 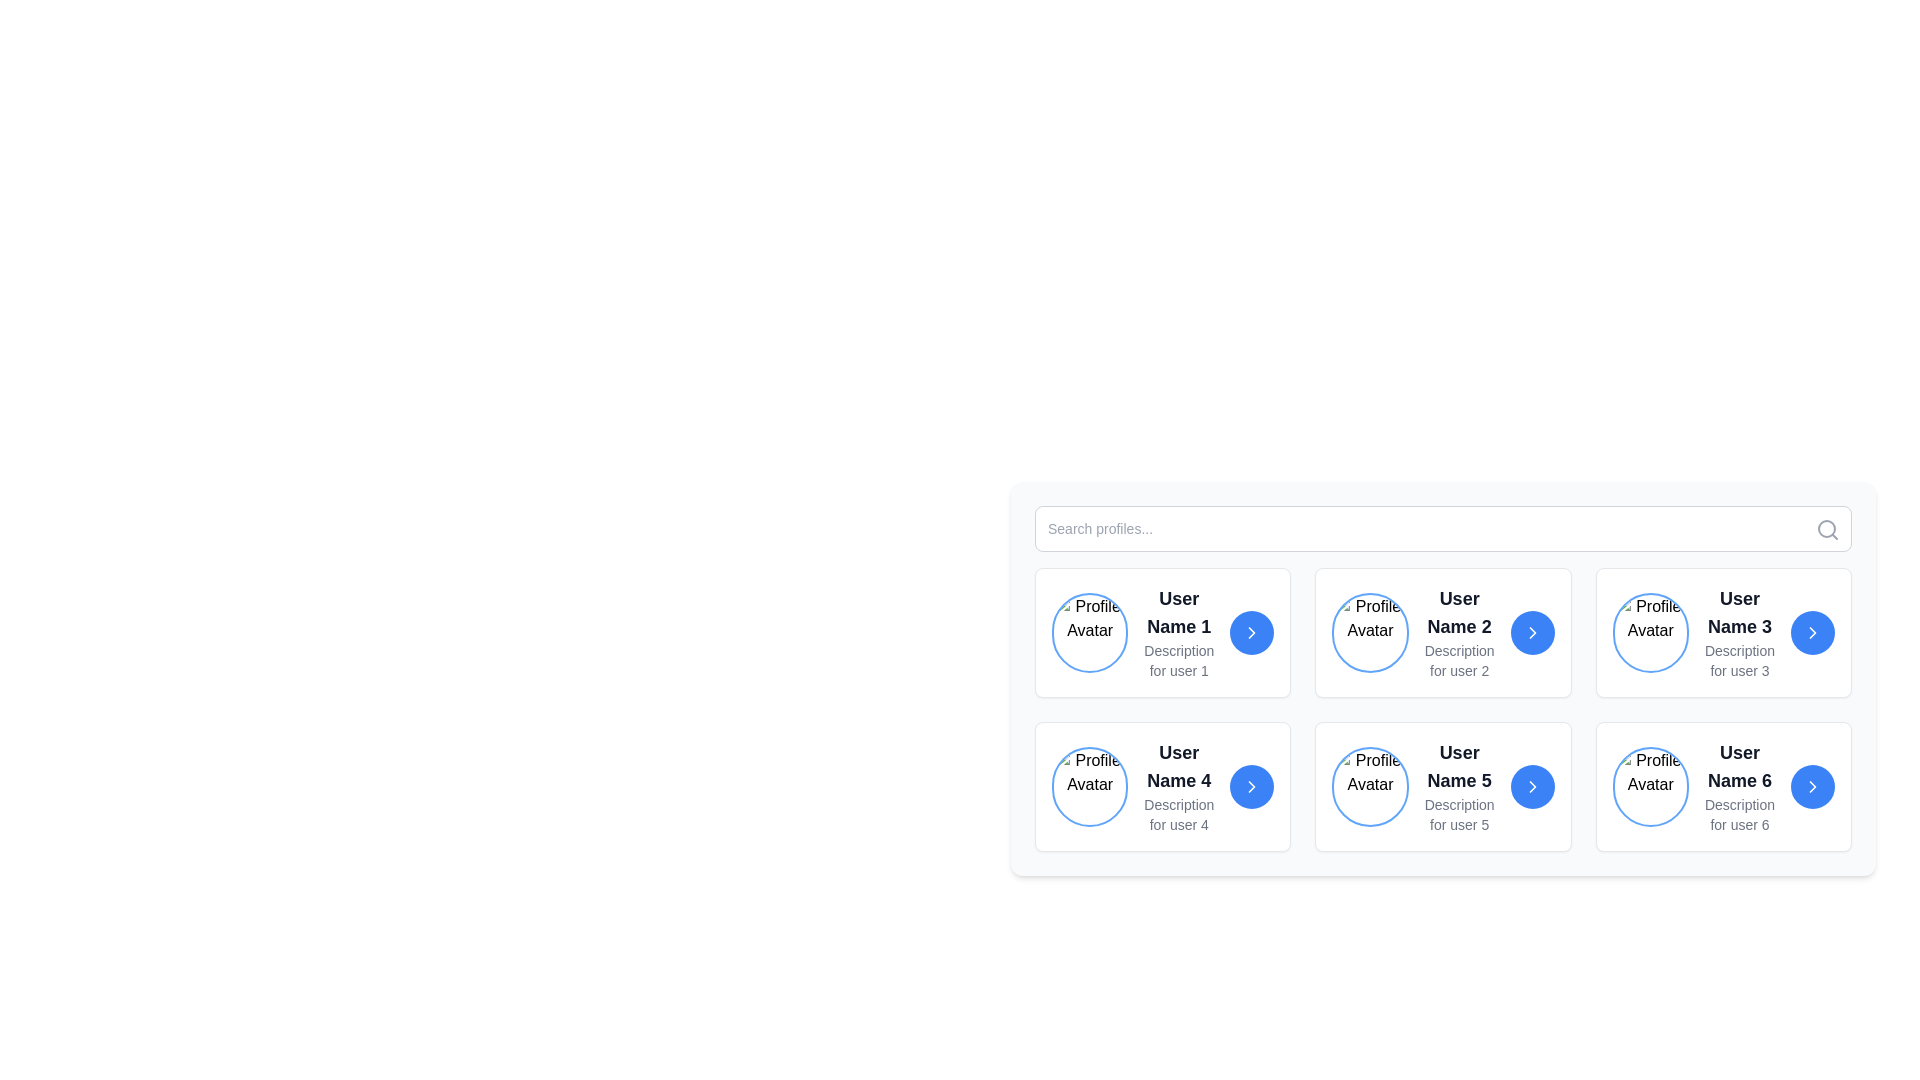 I want to click on the static text block displaying 'Description for user 3', which is positioned beneath 'User Name 3' in the user card layout, so click(x=1738, y=660).